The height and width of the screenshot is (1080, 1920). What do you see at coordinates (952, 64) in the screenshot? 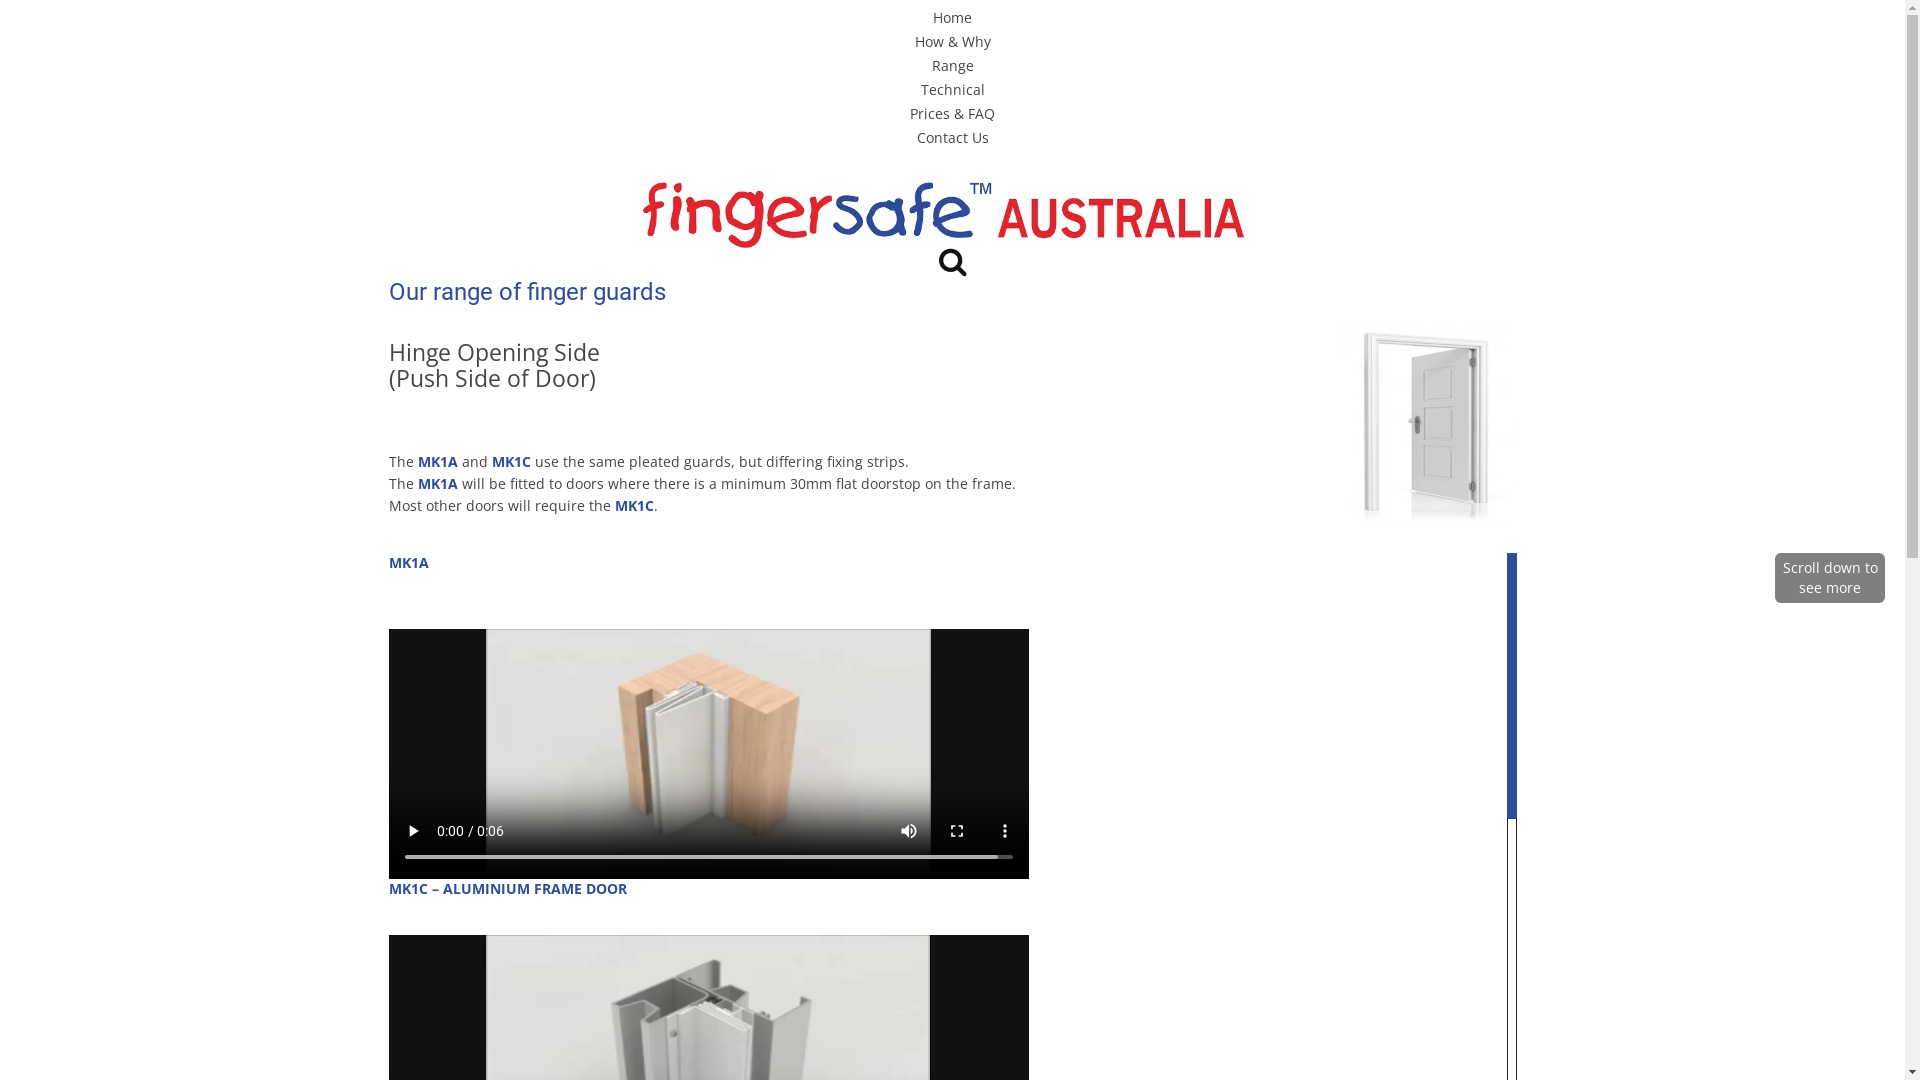
I see `'Range'` at bounding box center [952, 64].